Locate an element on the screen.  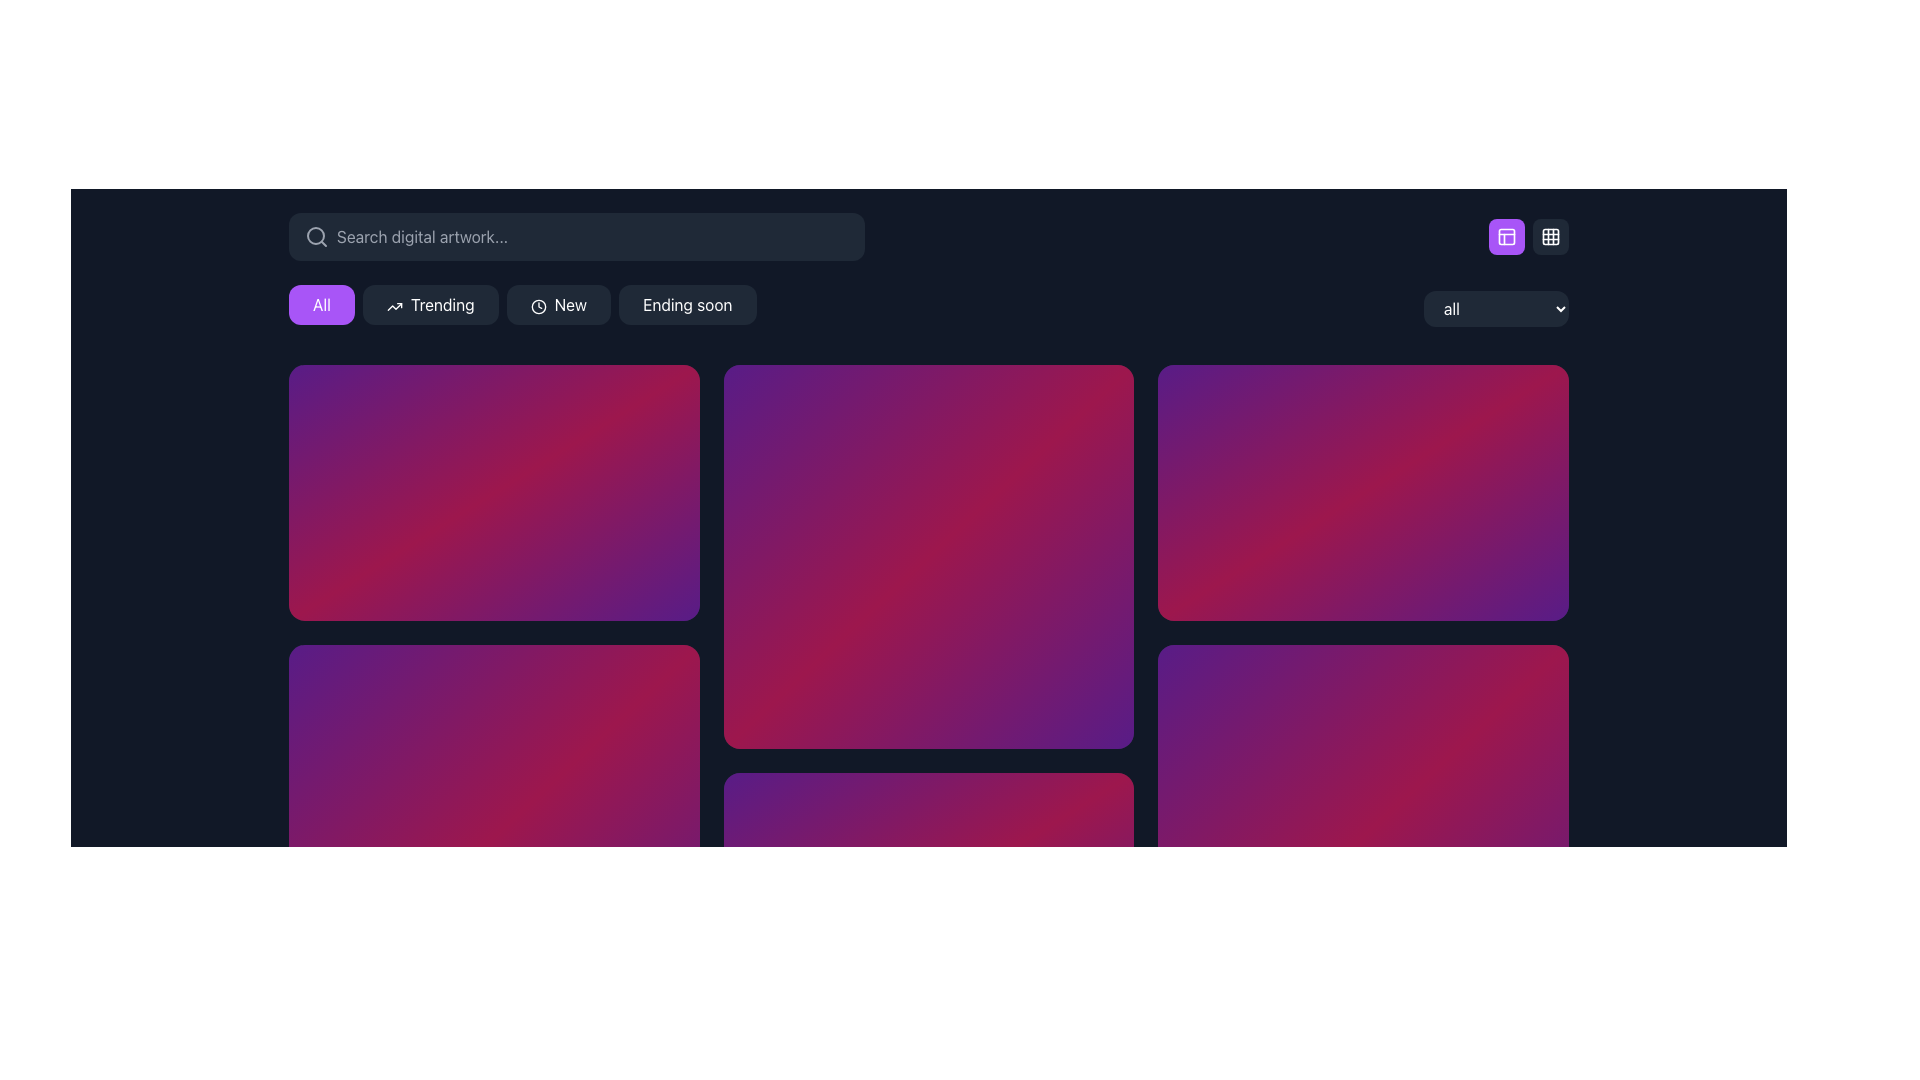
the small purple-shaded icon button located in the top right corner of the interface is located at coordinates (1507, 235).